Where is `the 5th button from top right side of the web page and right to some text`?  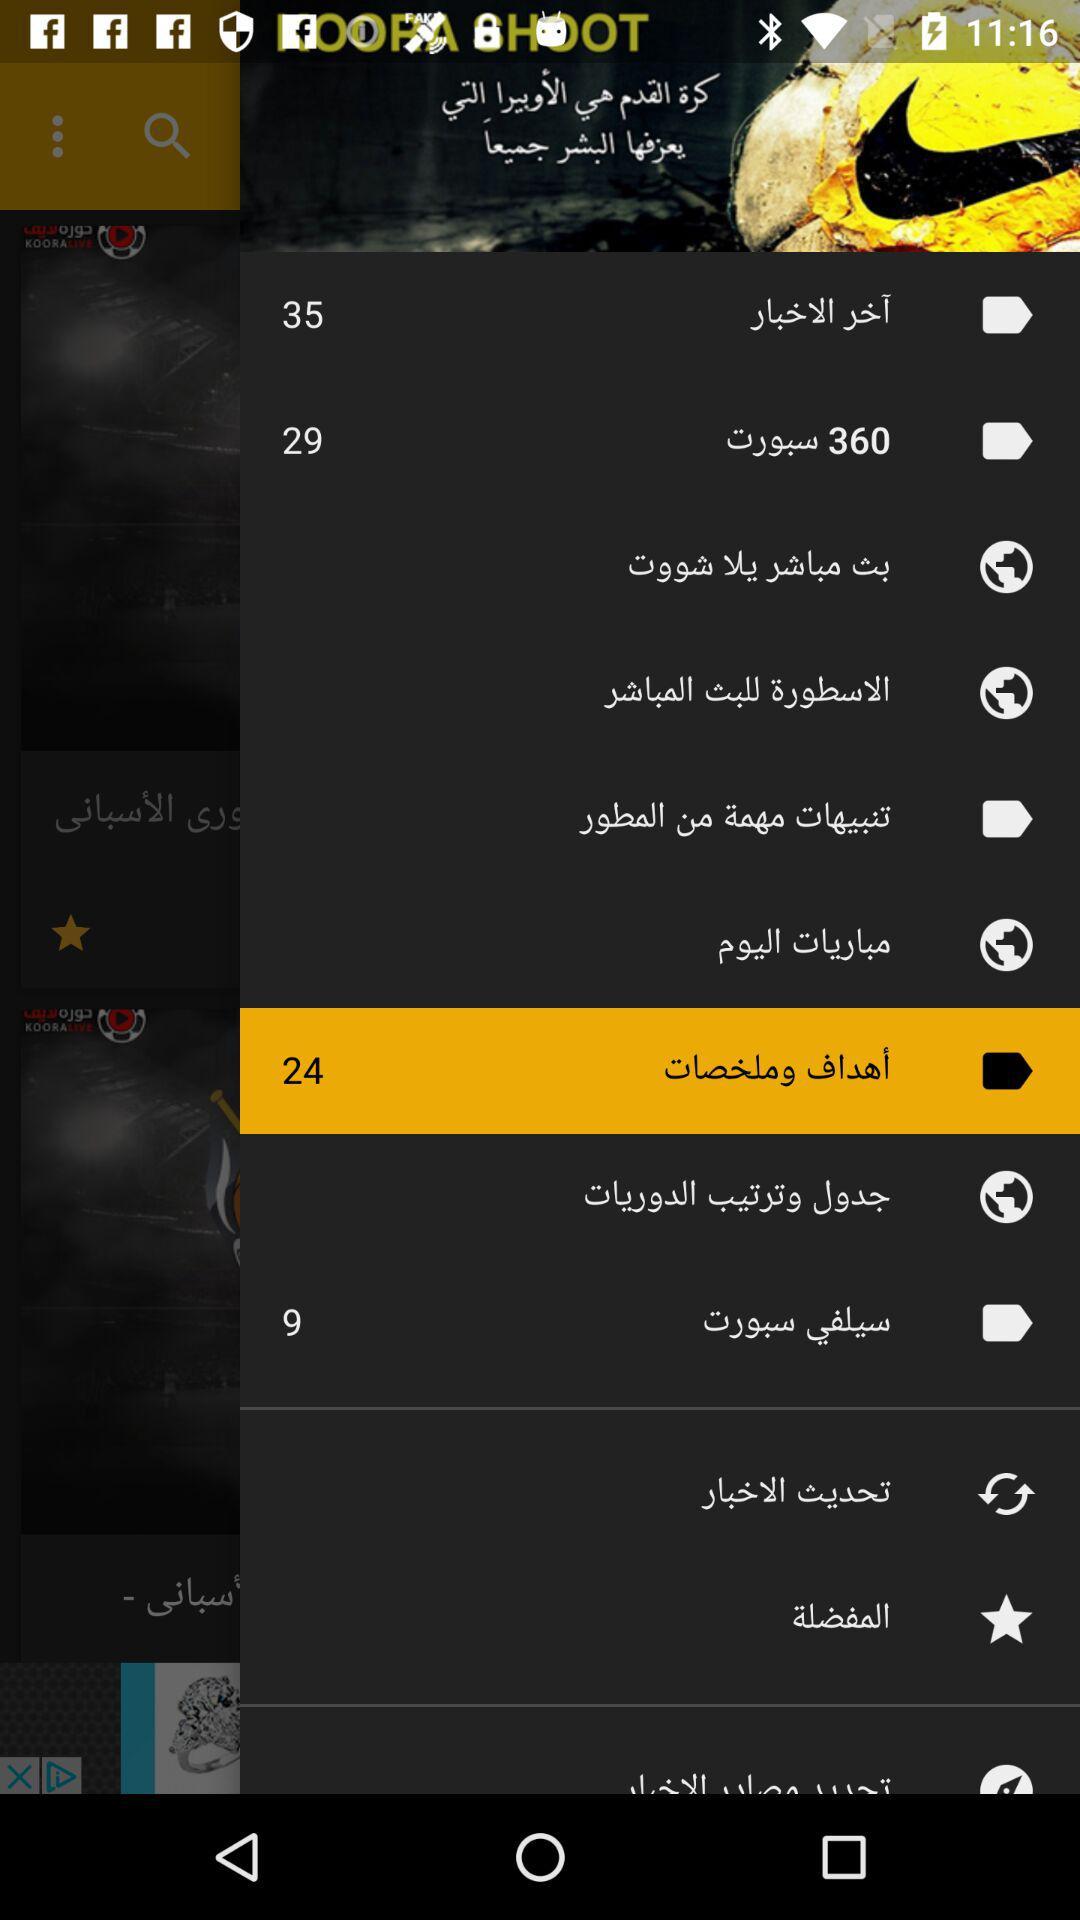 the 5th button from top right side of the web page and right to some text is located at coordinates (1006, 819).